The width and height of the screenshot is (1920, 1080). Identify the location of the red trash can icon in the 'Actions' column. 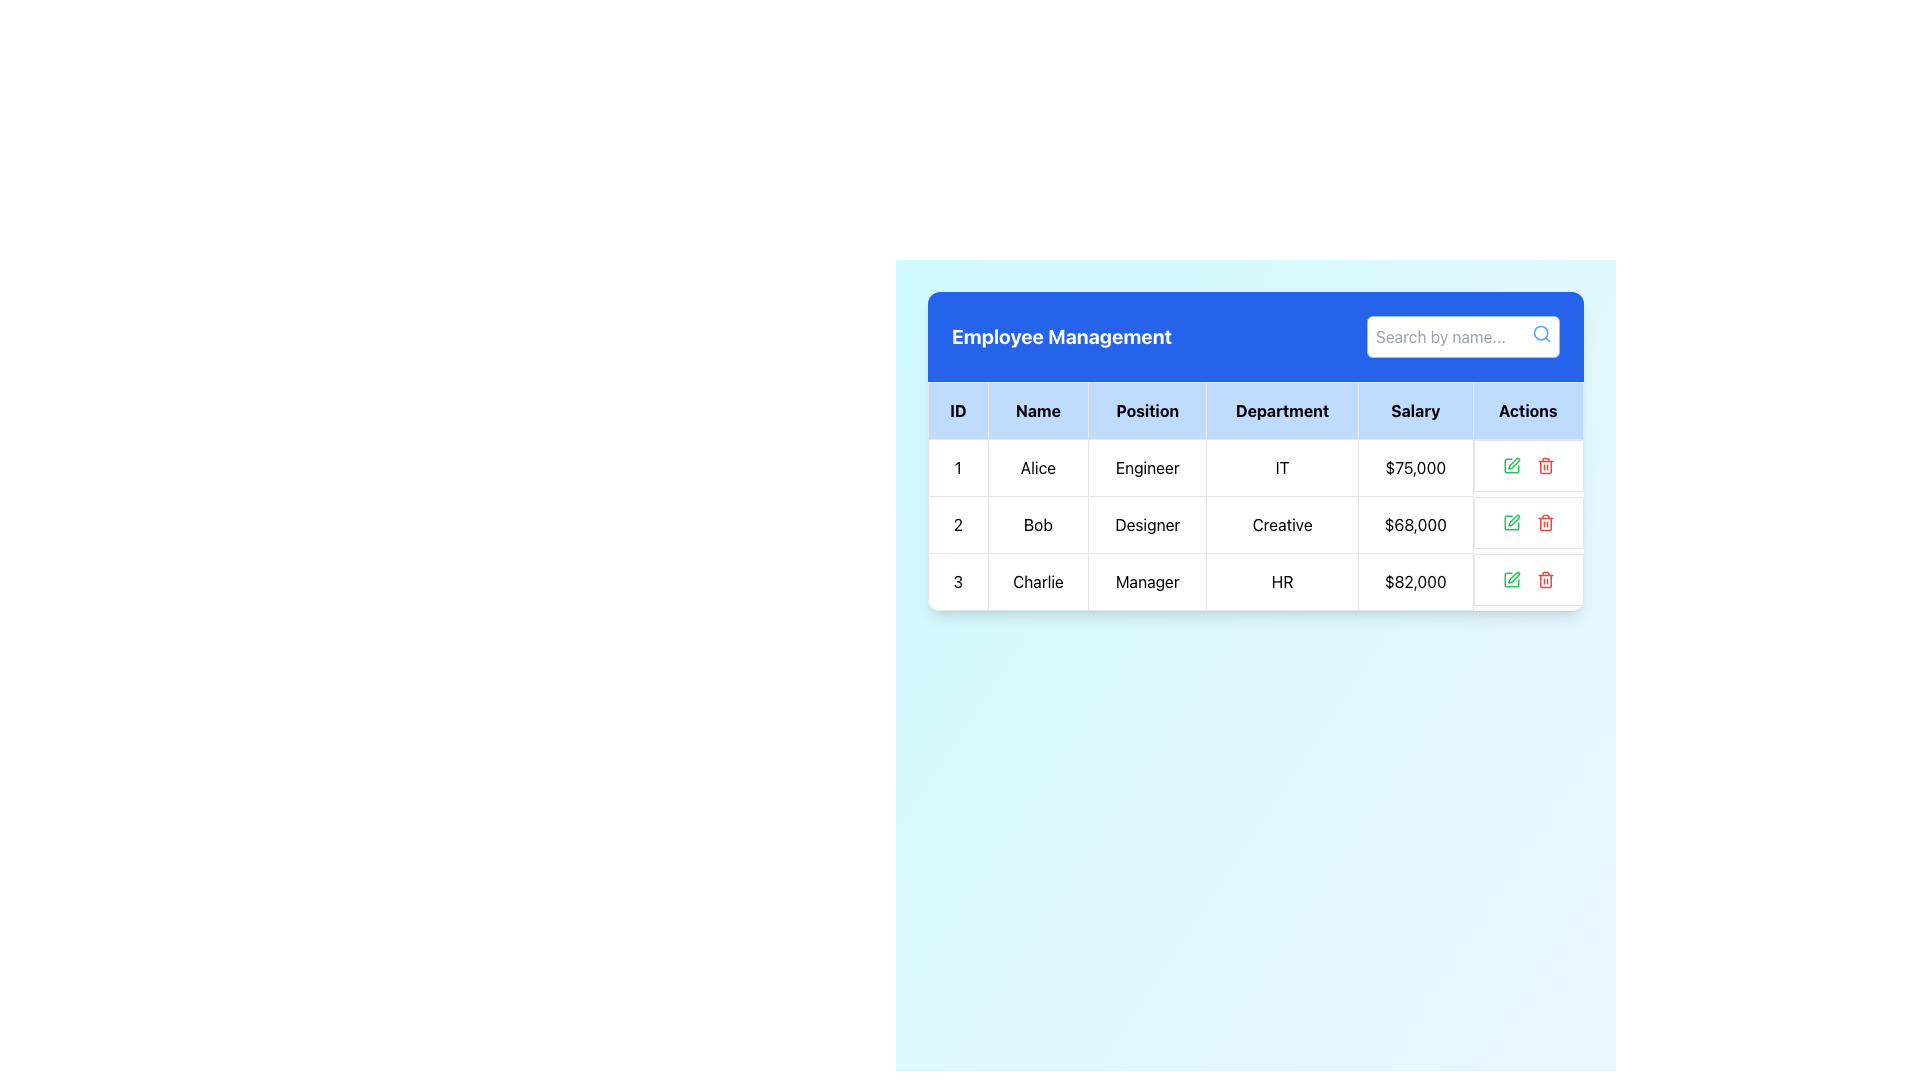
(1544, 521).